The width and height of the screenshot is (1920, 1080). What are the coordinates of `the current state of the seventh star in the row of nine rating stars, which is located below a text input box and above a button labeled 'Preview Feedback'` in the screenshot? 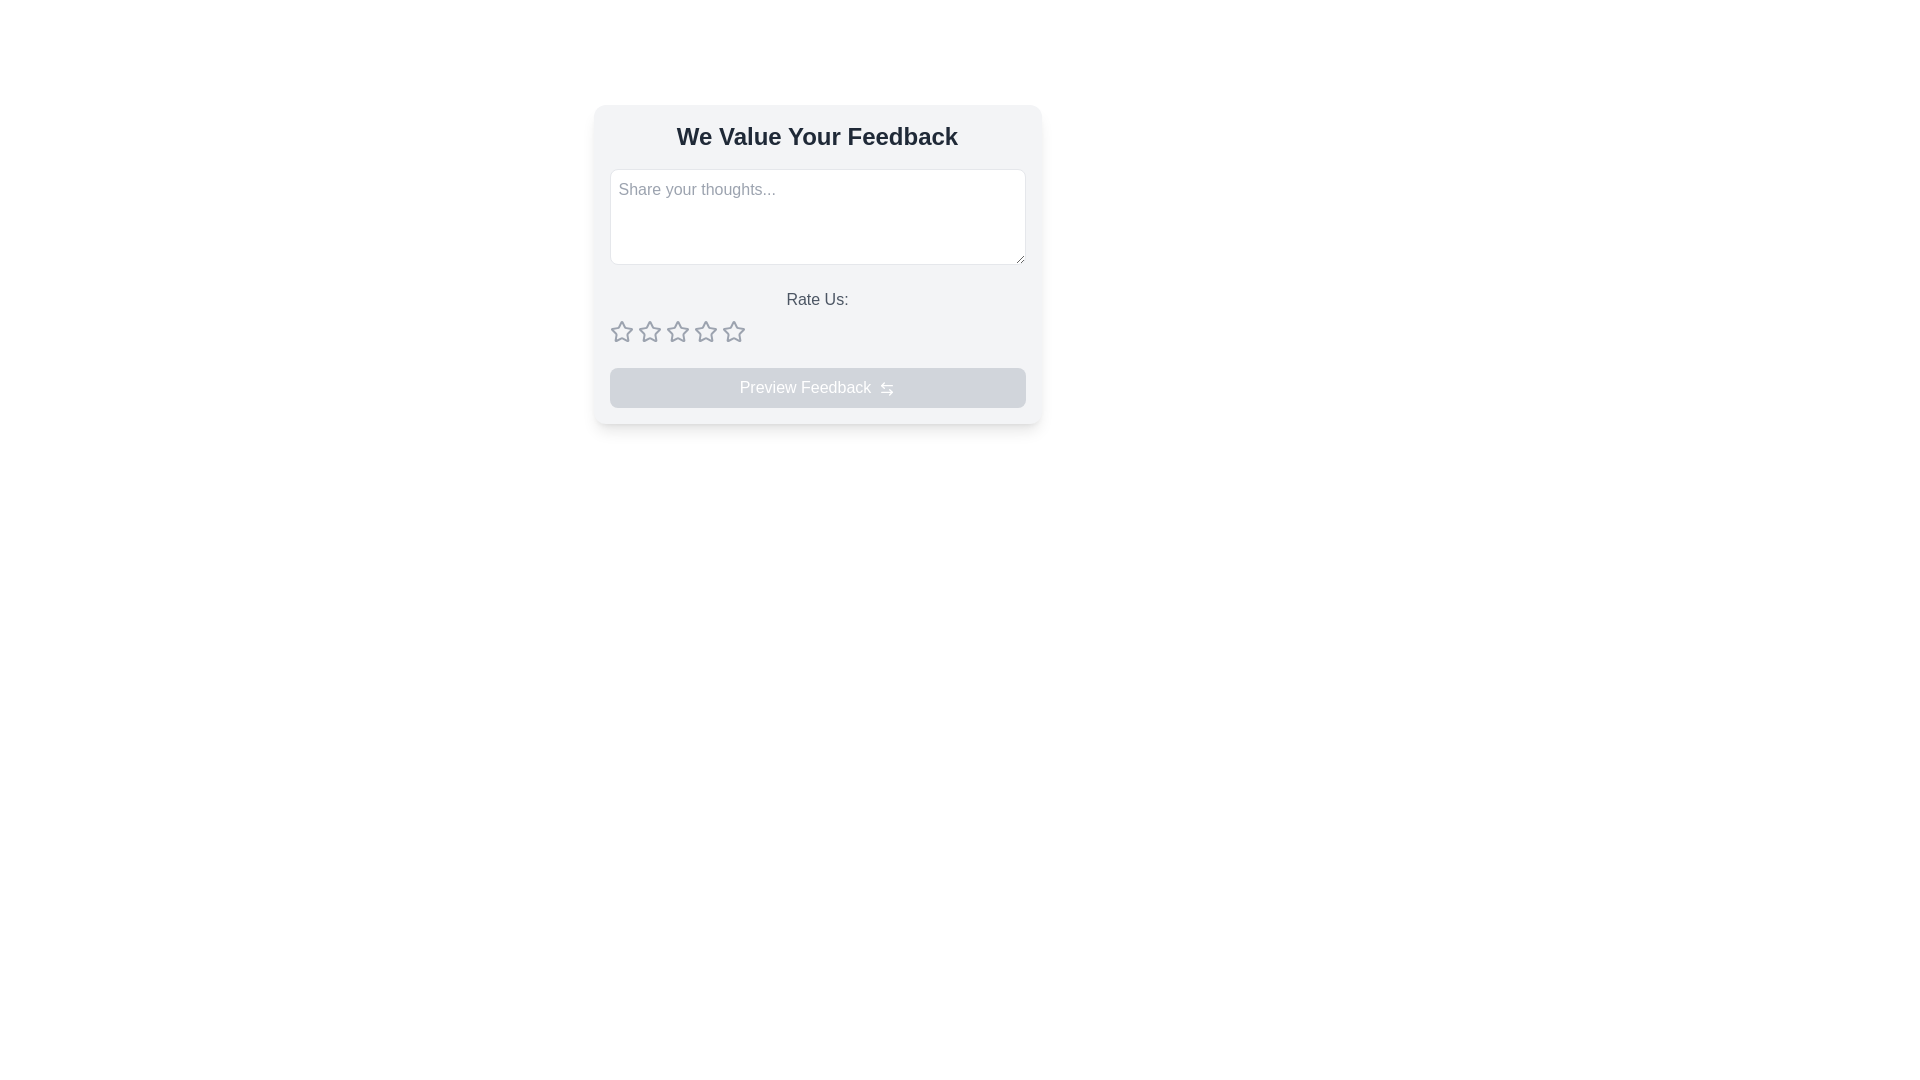 It's located at (732, 330).